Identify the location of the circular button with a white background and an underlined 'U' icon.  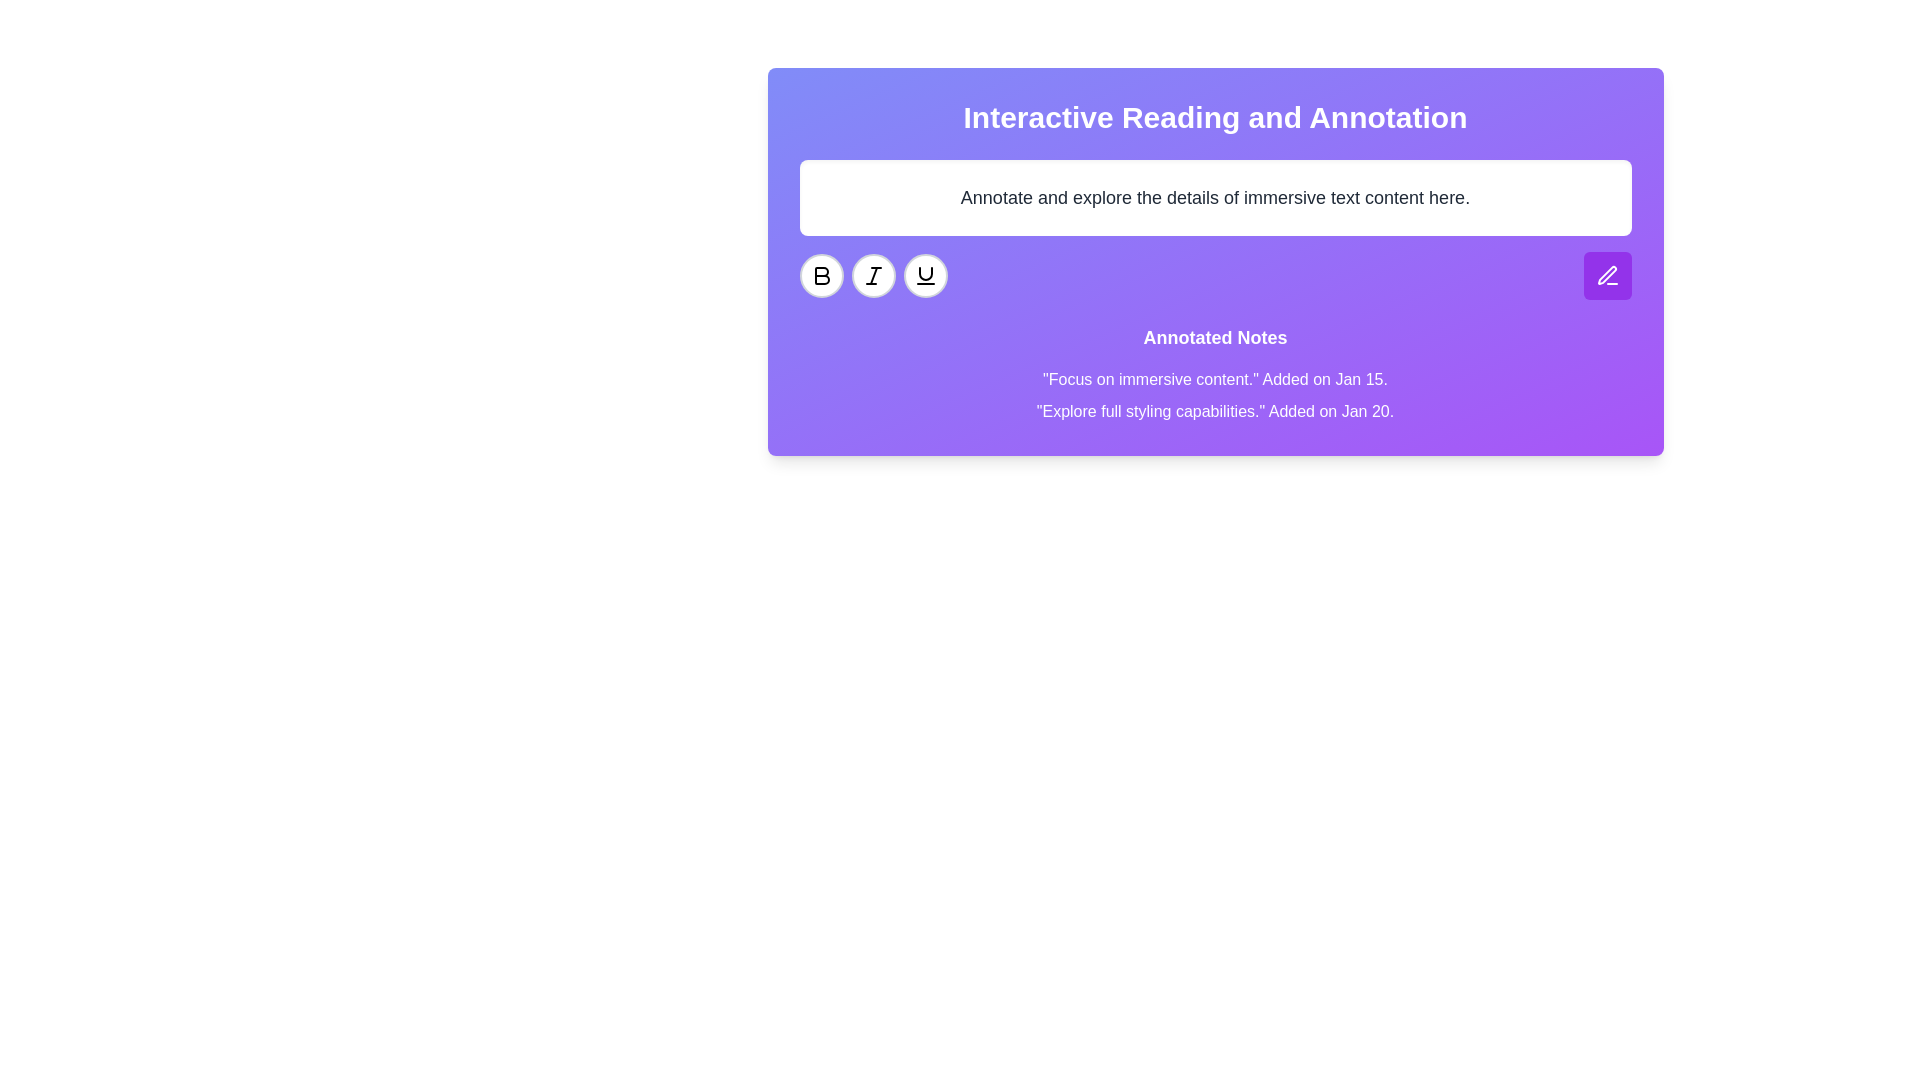
(924, 276).